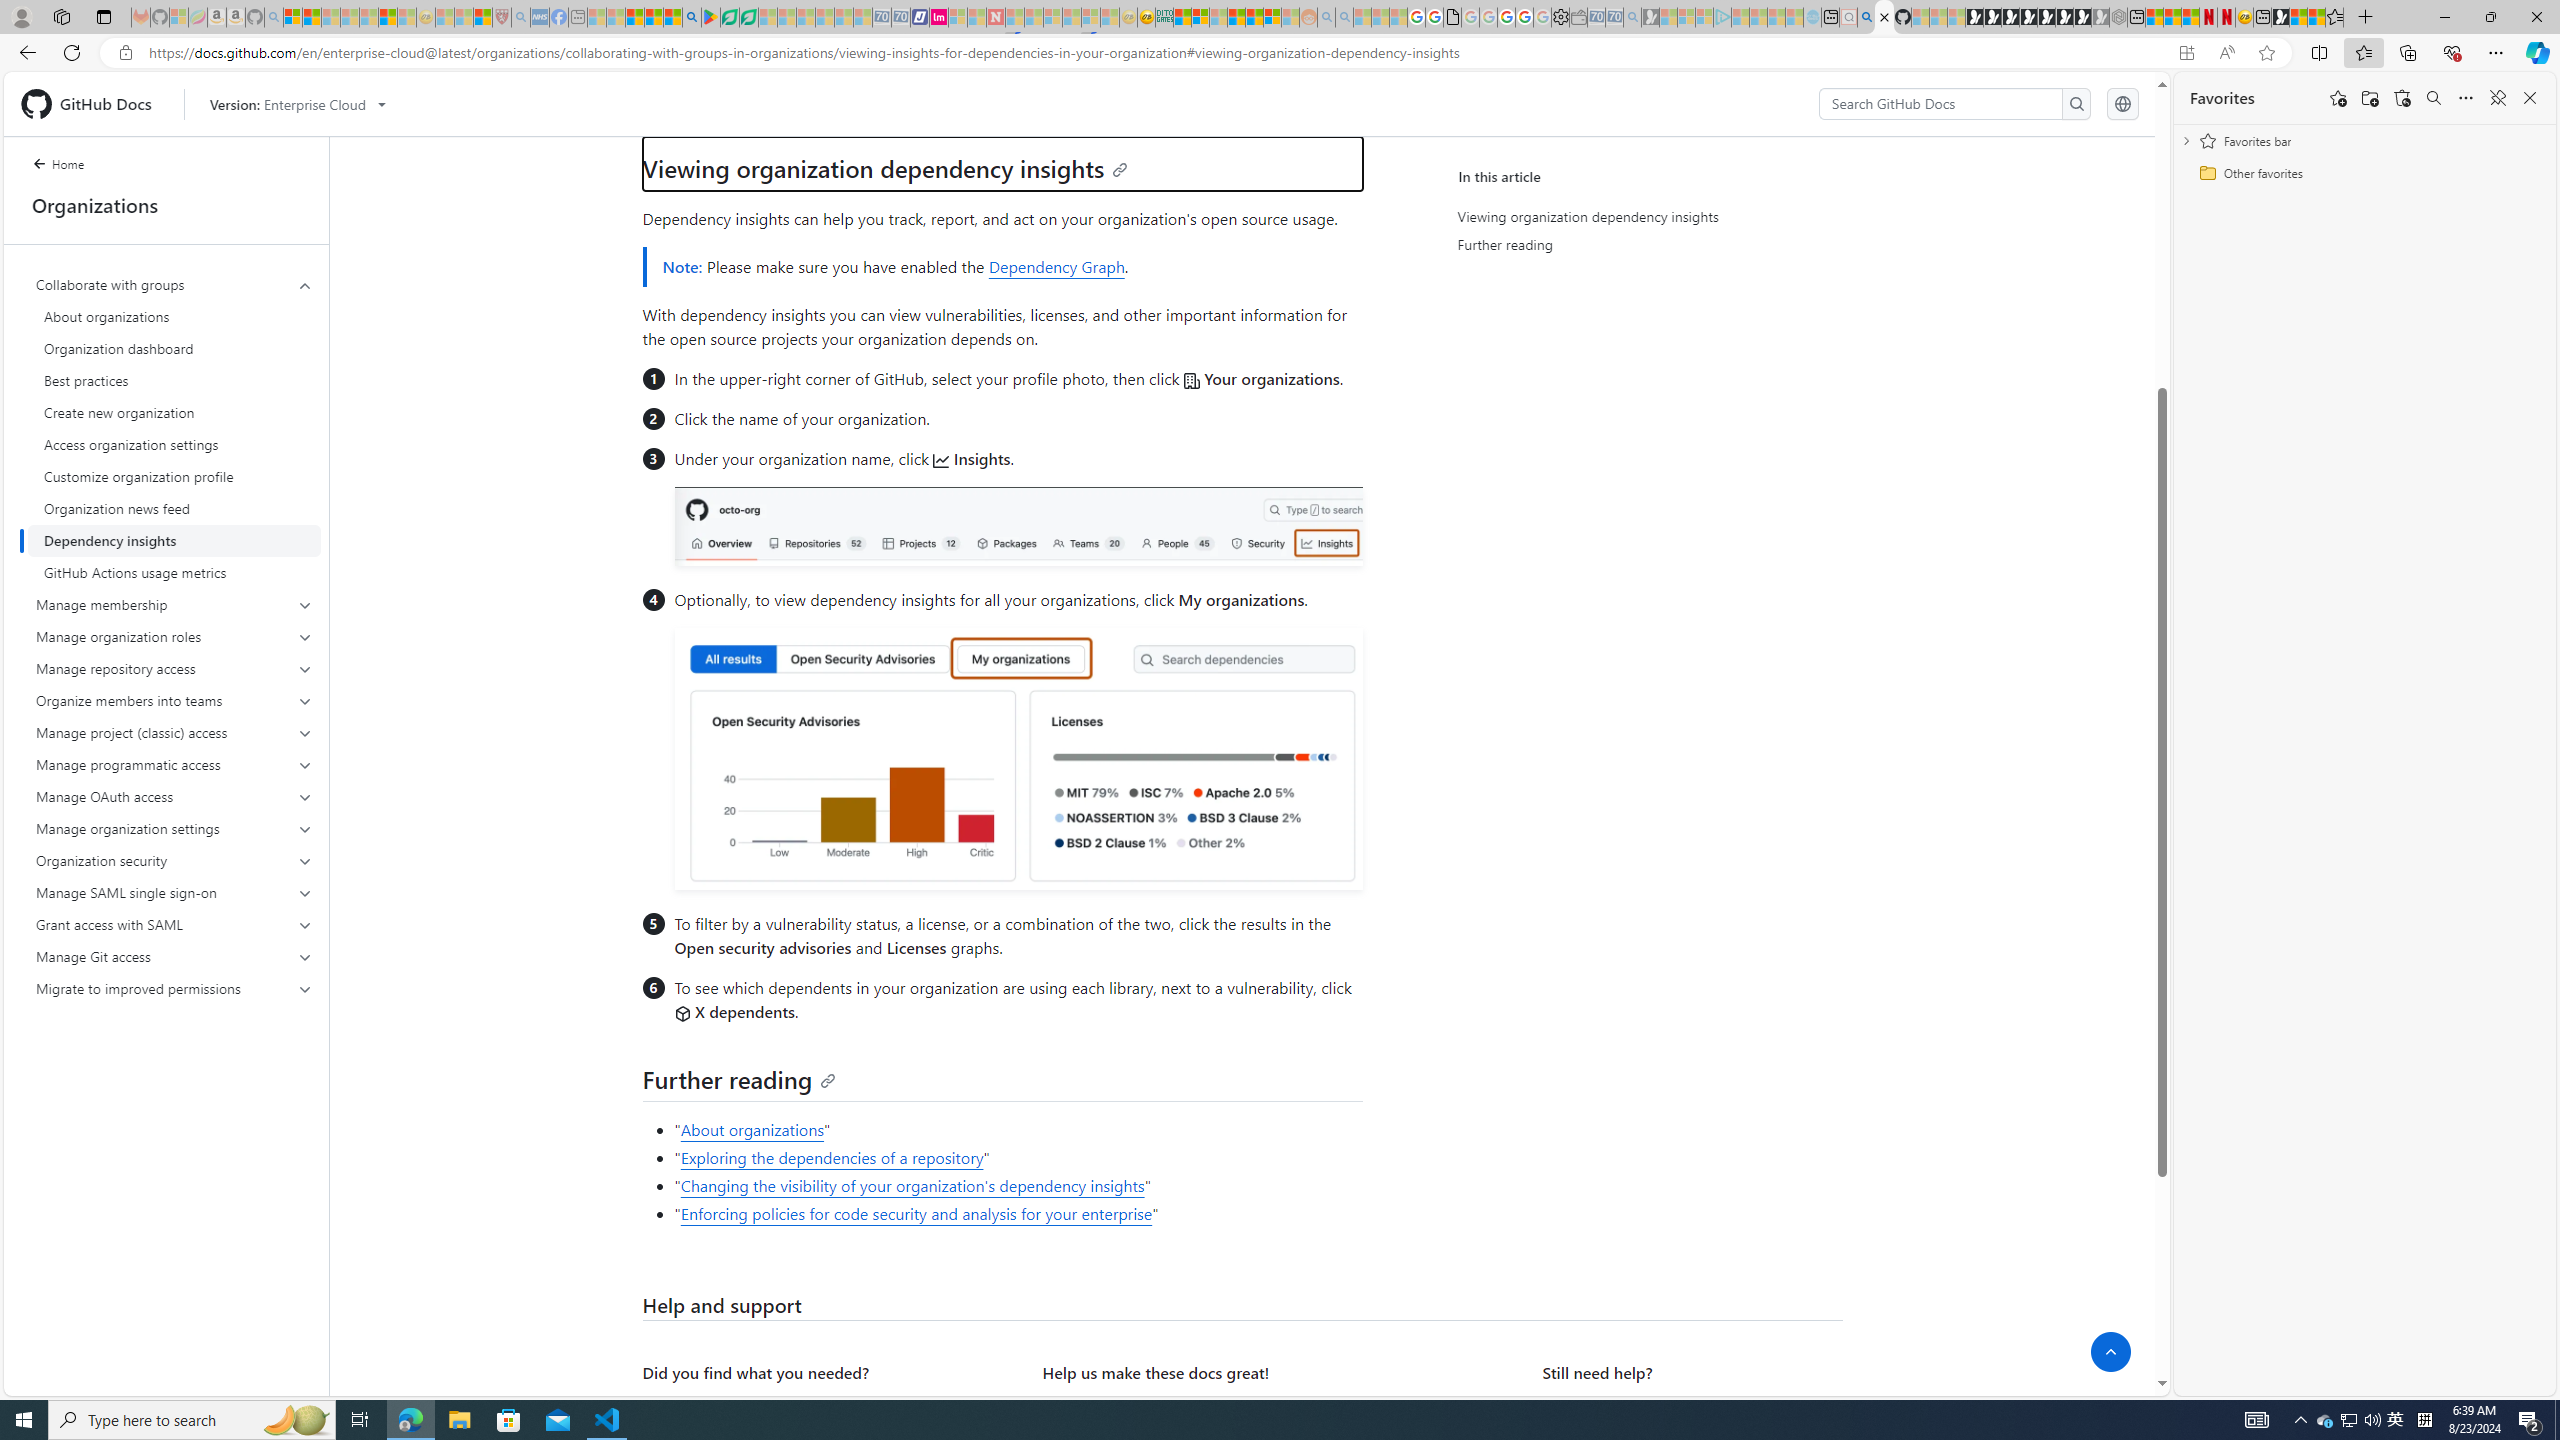  Describe the element at coordinates (2530, 96) in the screenshot. I see `'Close favorites'` at that location.